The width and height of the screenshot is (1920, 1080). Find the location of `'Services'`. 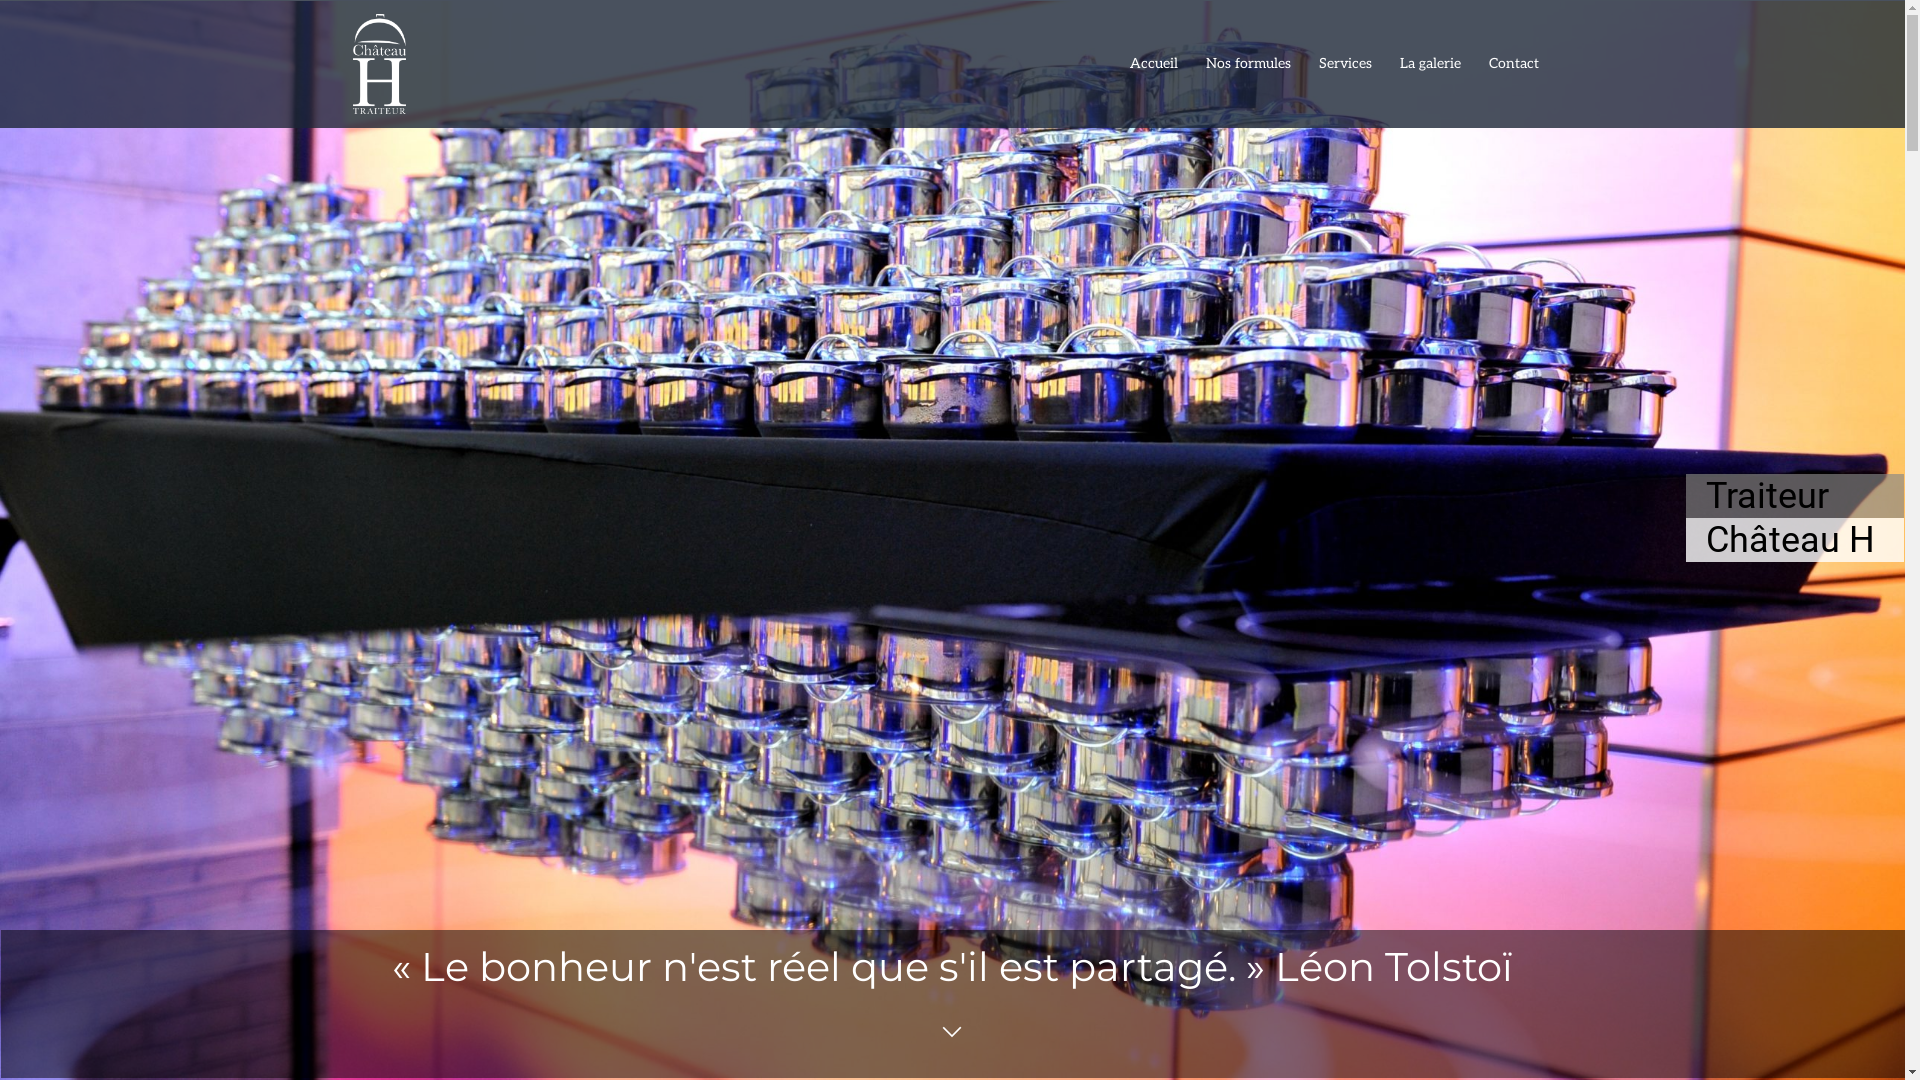

'Services' is located at coordinates (1304, 63).